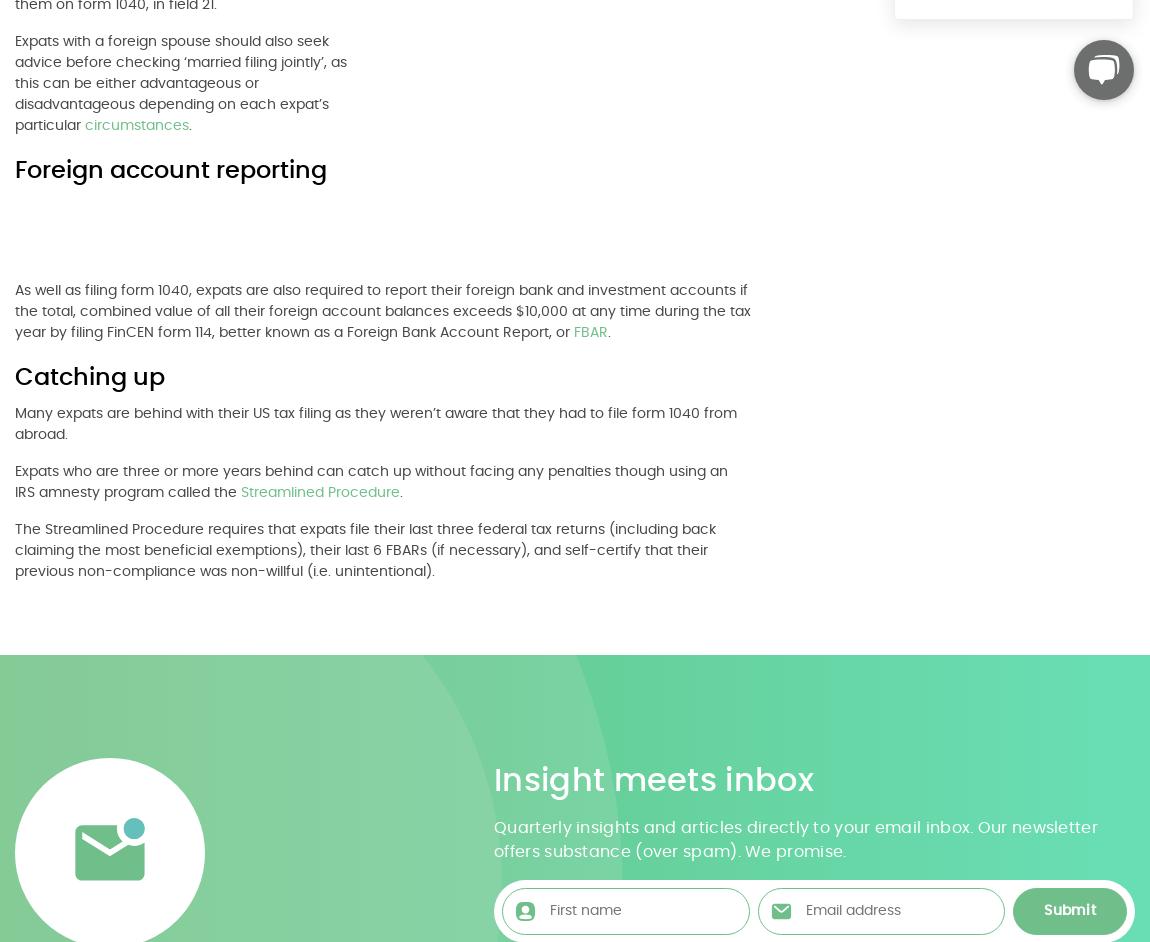  I want to click on 'Insight meets inbox', so click(652, 779).